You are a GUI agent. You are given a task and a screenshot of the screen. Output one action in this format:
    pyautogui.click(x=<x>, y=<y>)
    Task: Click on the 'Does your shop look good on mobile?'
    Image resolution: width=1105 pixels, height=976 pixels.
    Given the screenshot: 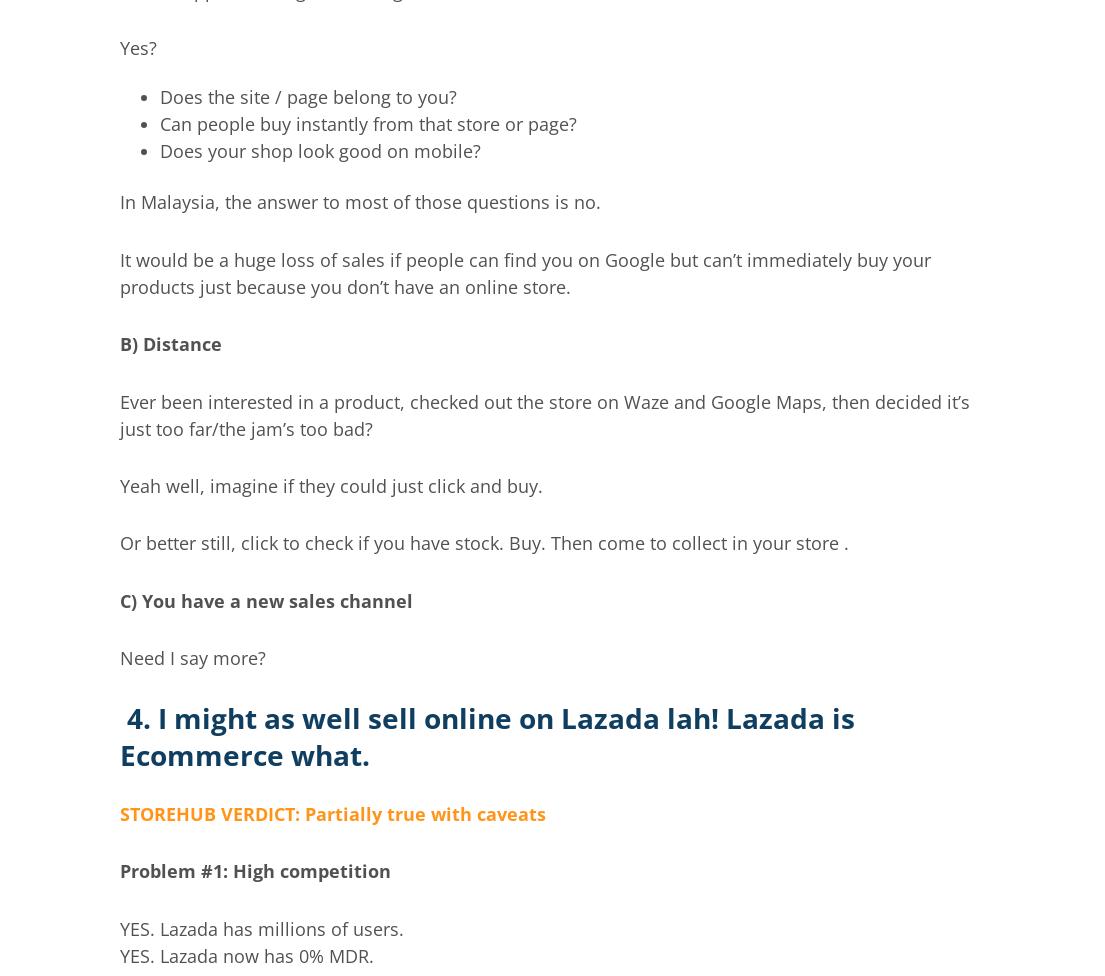 What is the action you would take?
    pyautogui.click(x=320, y=149)
    